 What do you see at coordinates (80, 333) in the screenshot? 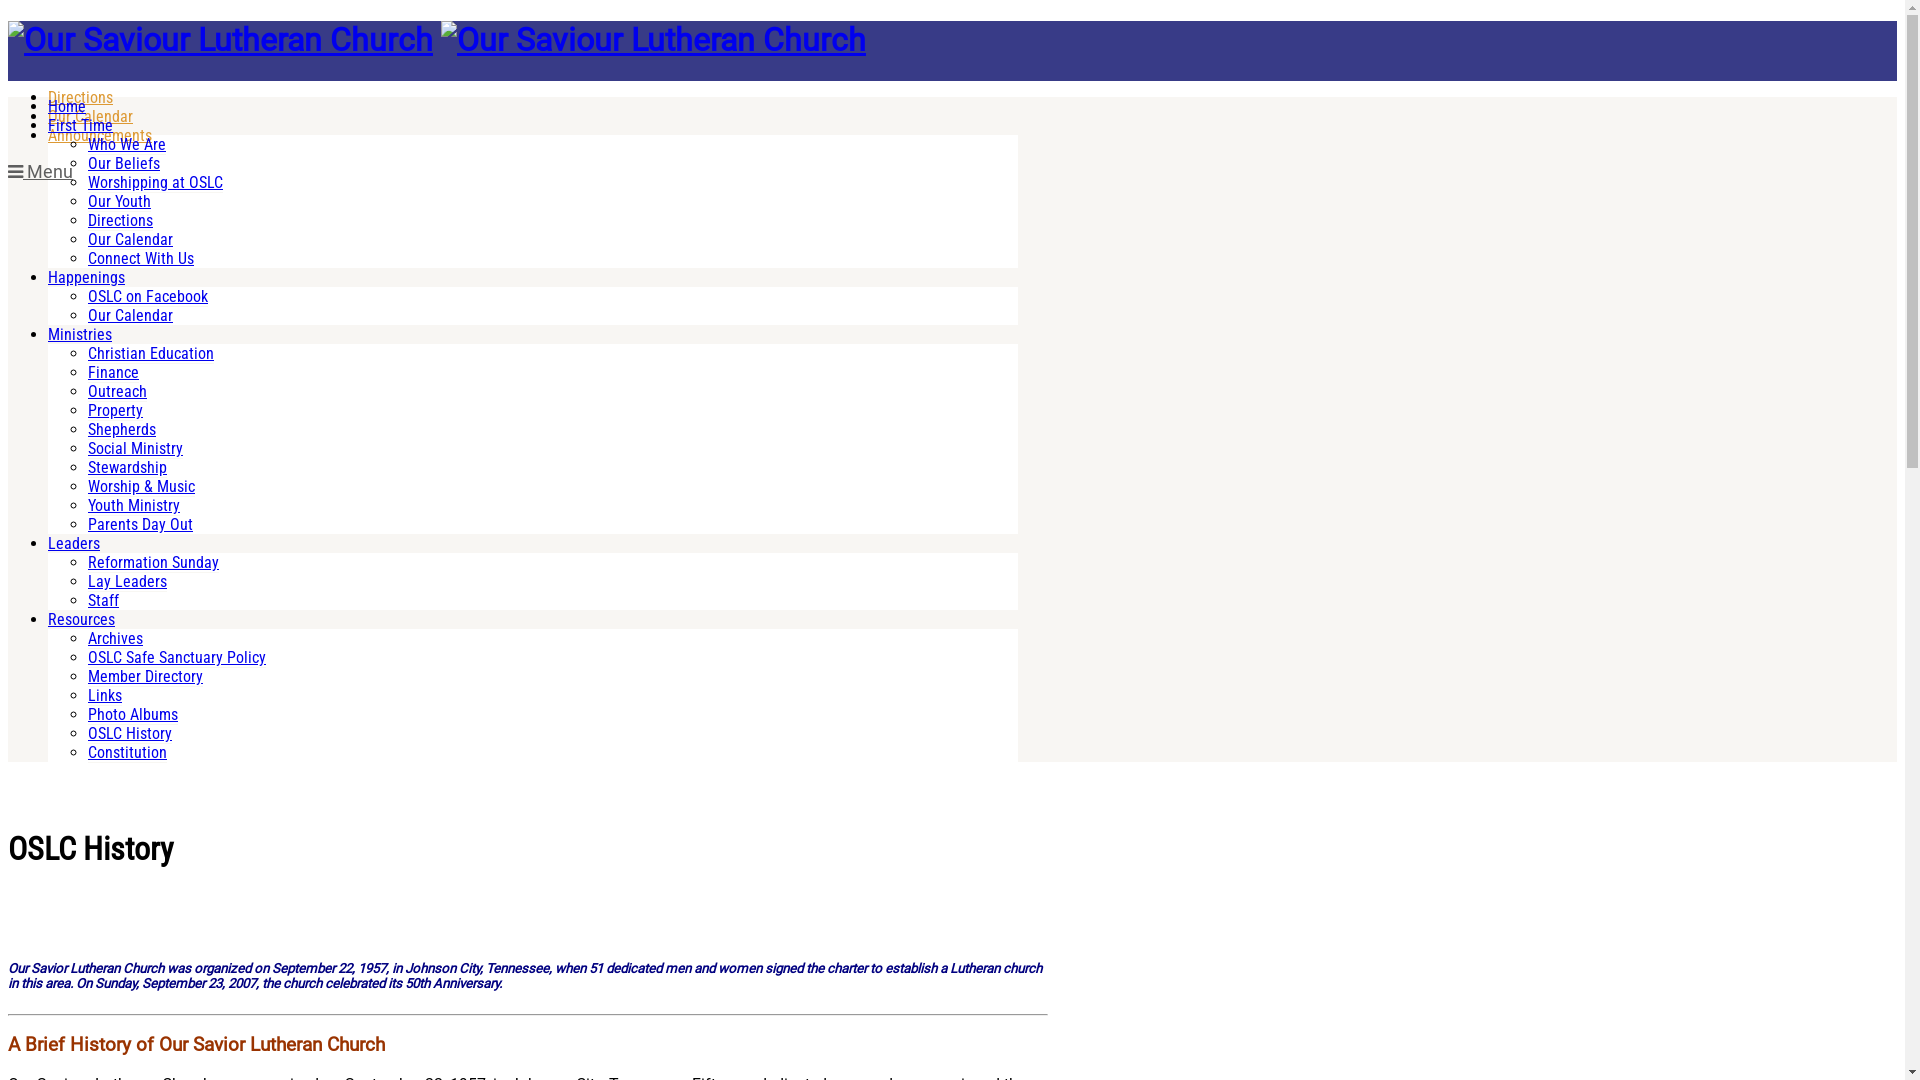
I see `'Ministries'` at bounding box center [80, 333].